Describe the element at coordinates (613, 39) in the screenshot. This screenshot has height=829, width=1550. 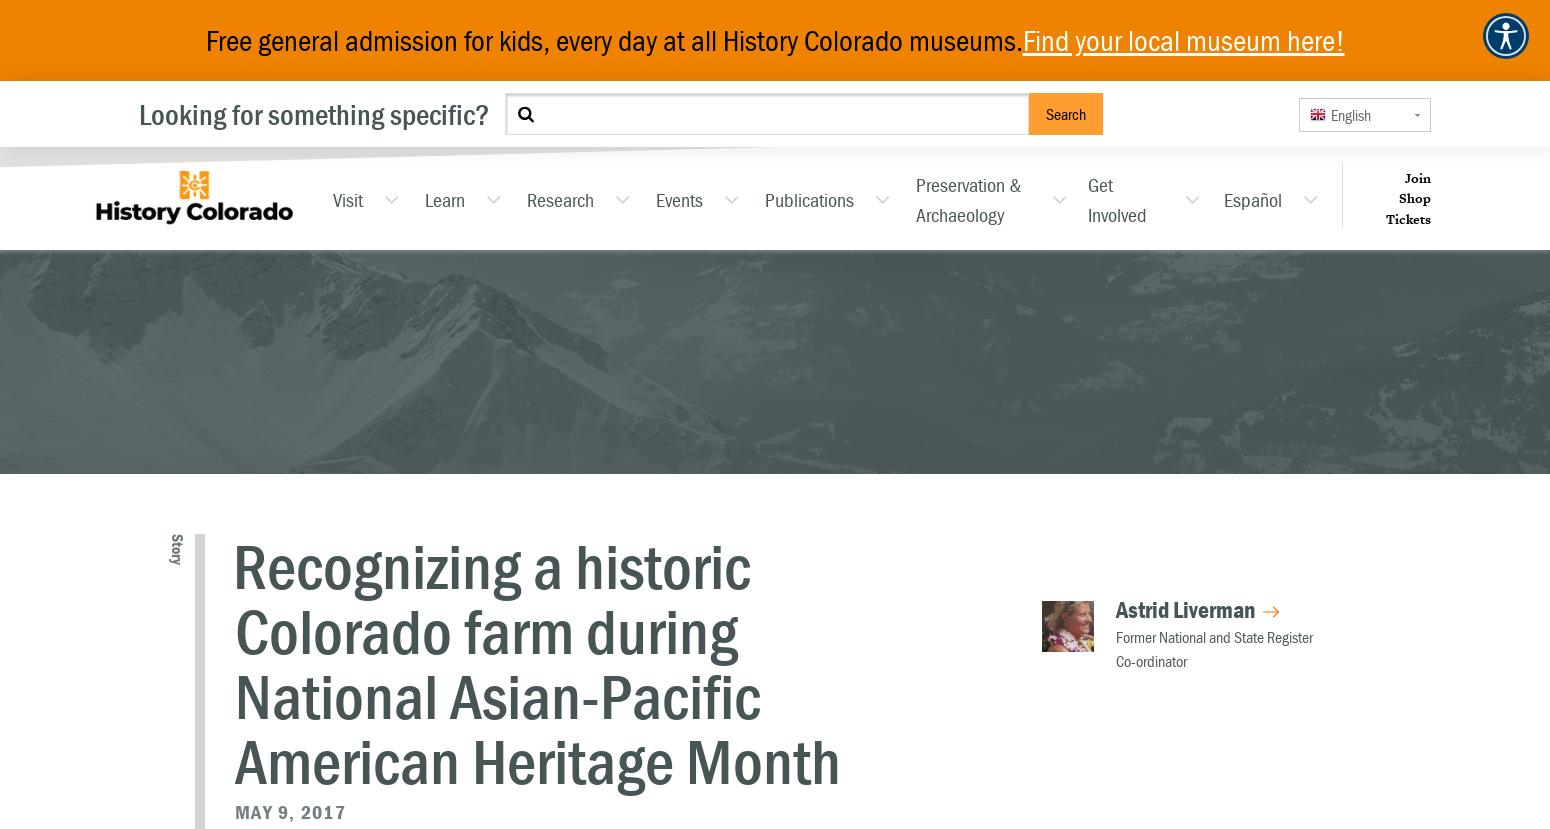
I see `'Free general admission for kids, every day at all History Colorado museums.'` at that location.